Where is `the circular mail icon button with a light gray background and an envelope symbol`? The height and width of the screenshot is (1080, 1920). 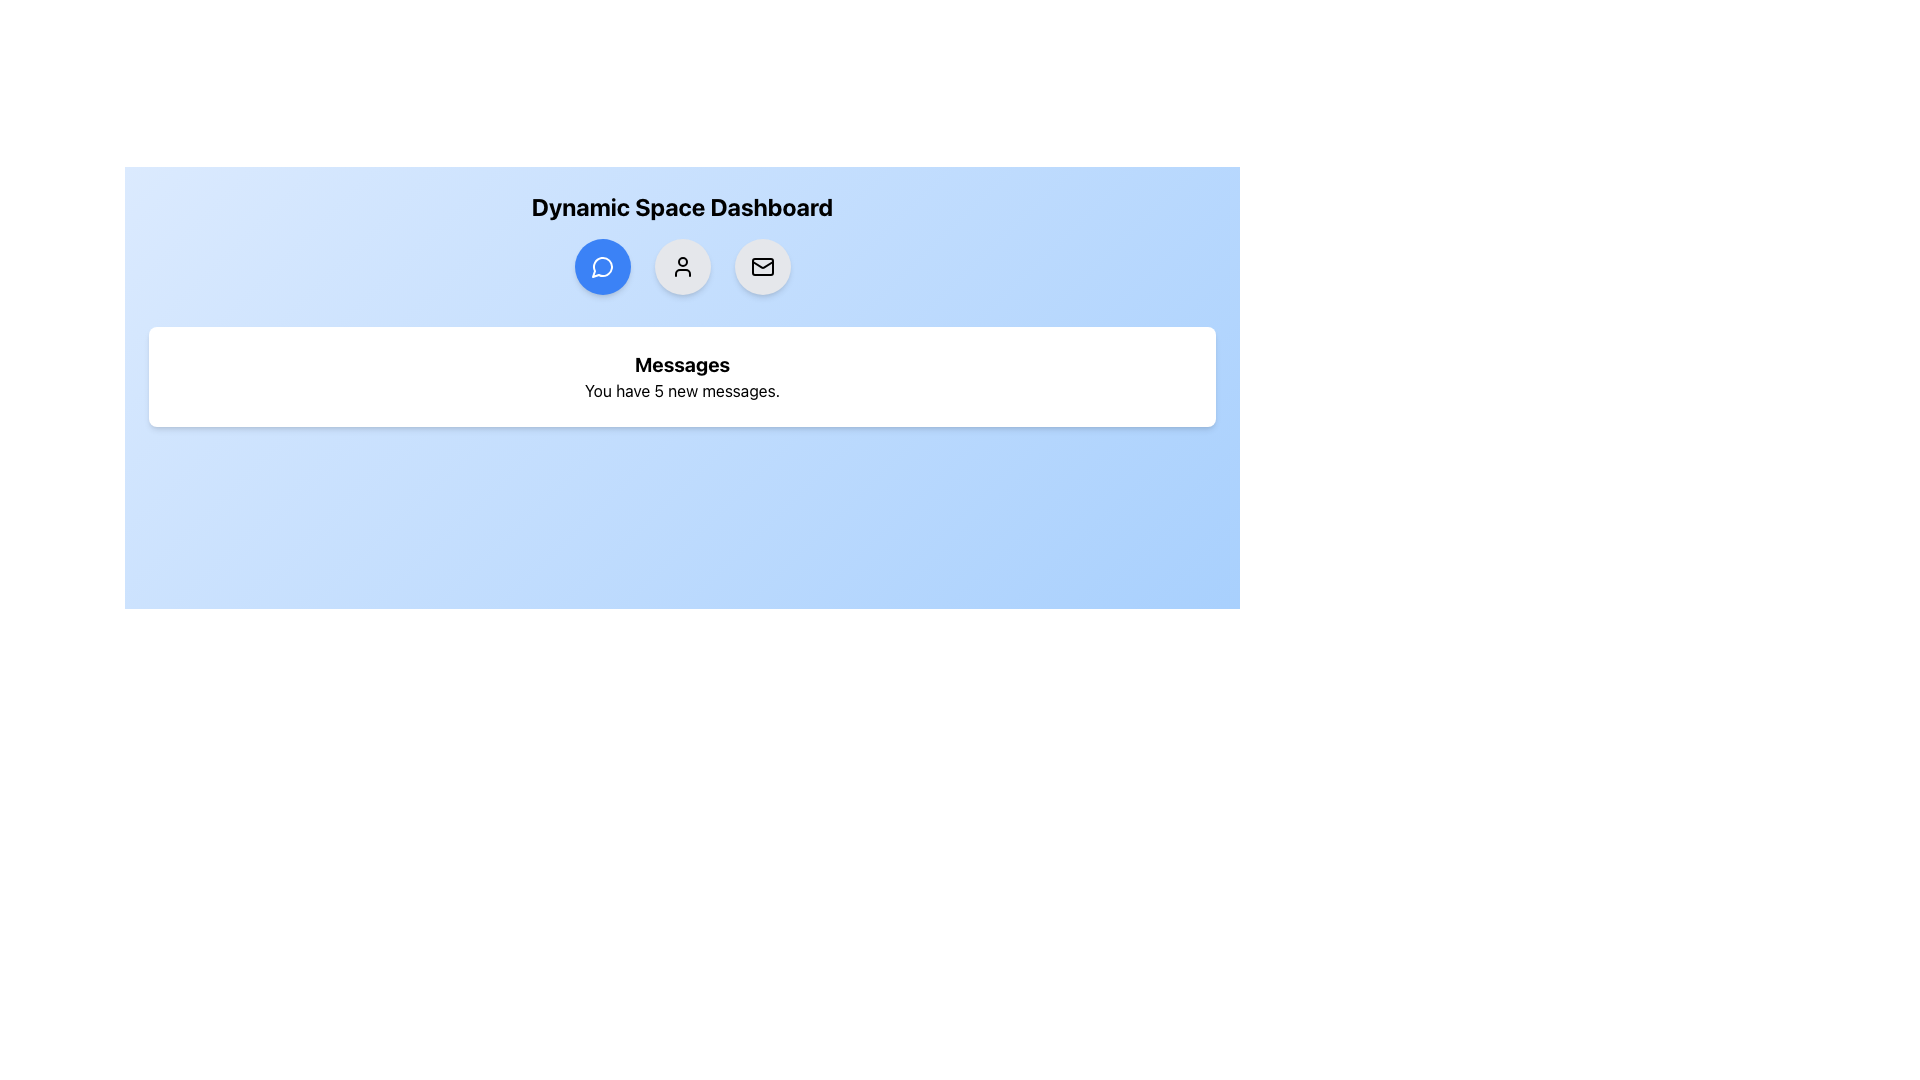 the circular mail icon button with a light gray background and an envelope symbol is located at coordinates (761, 265).